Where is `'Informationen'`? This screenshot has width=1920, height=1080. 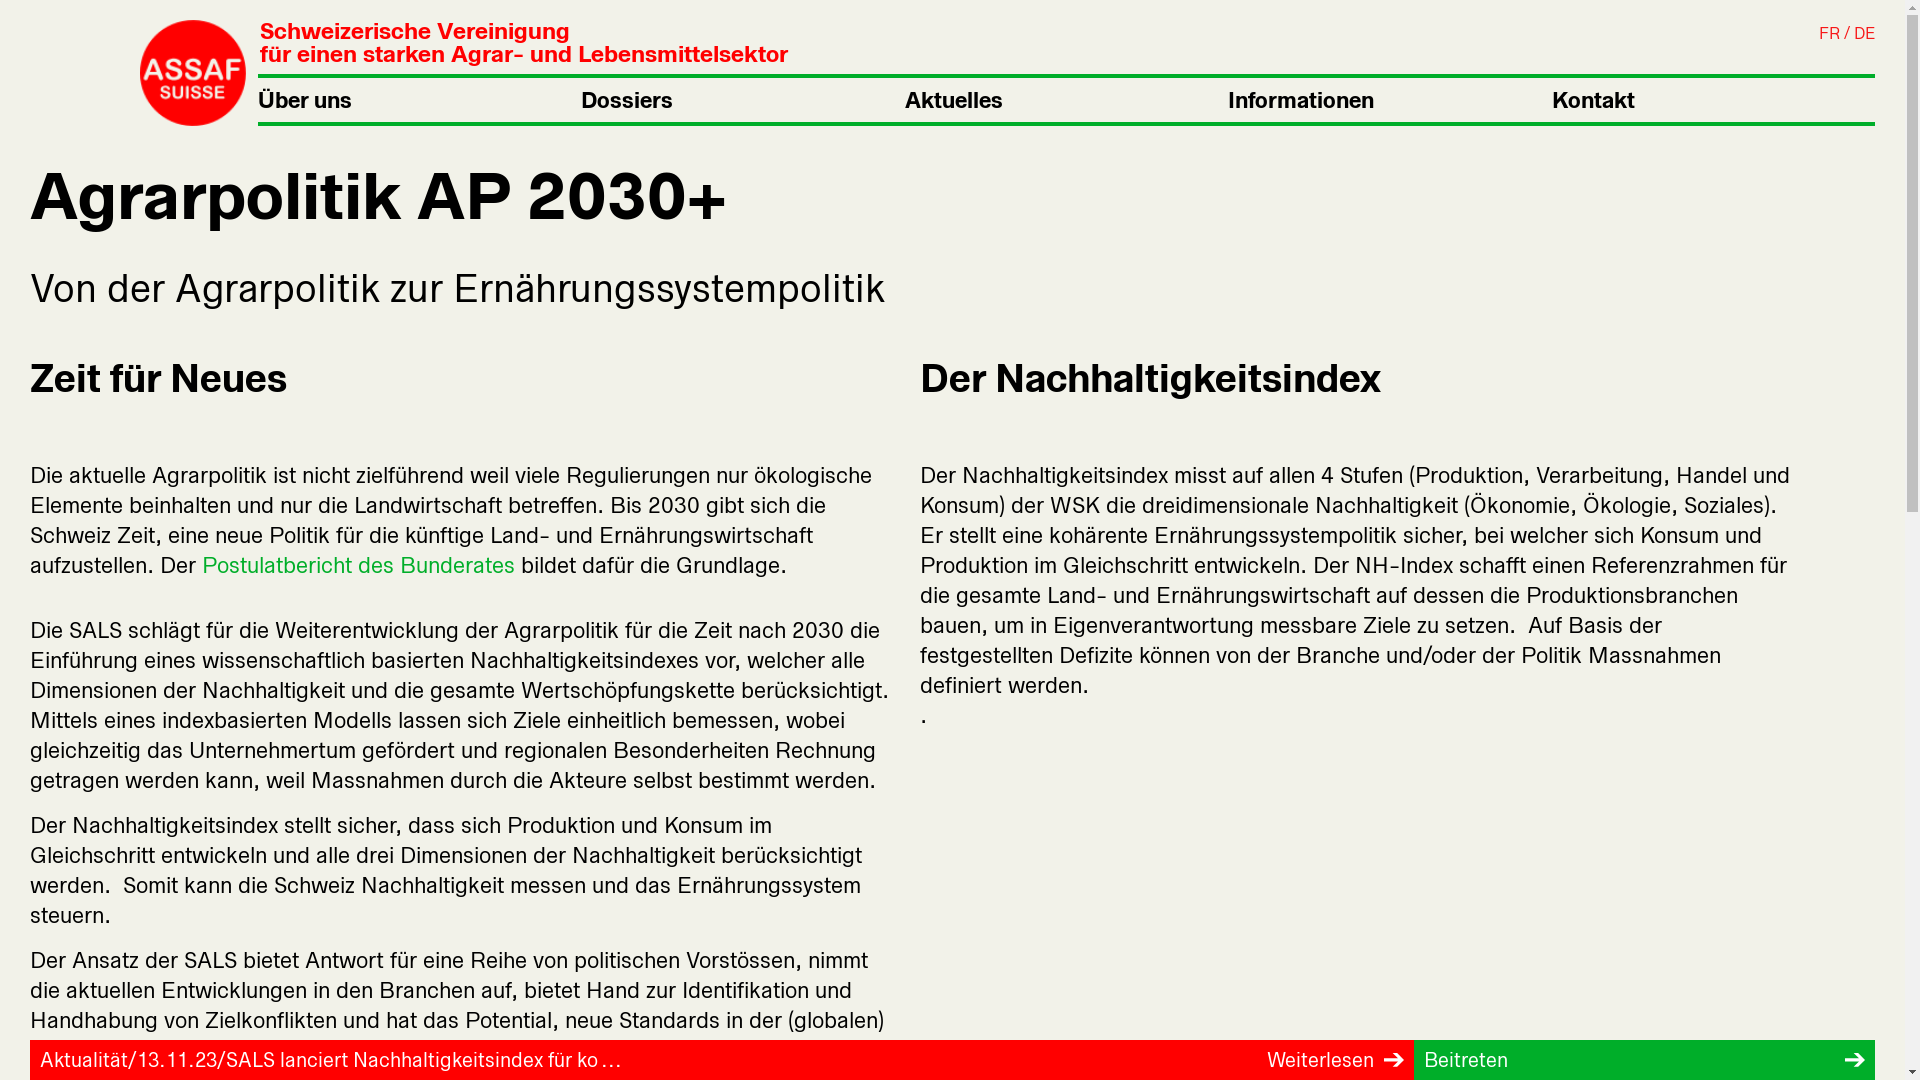
'Informationen' is located at coordinates (1227, 100).